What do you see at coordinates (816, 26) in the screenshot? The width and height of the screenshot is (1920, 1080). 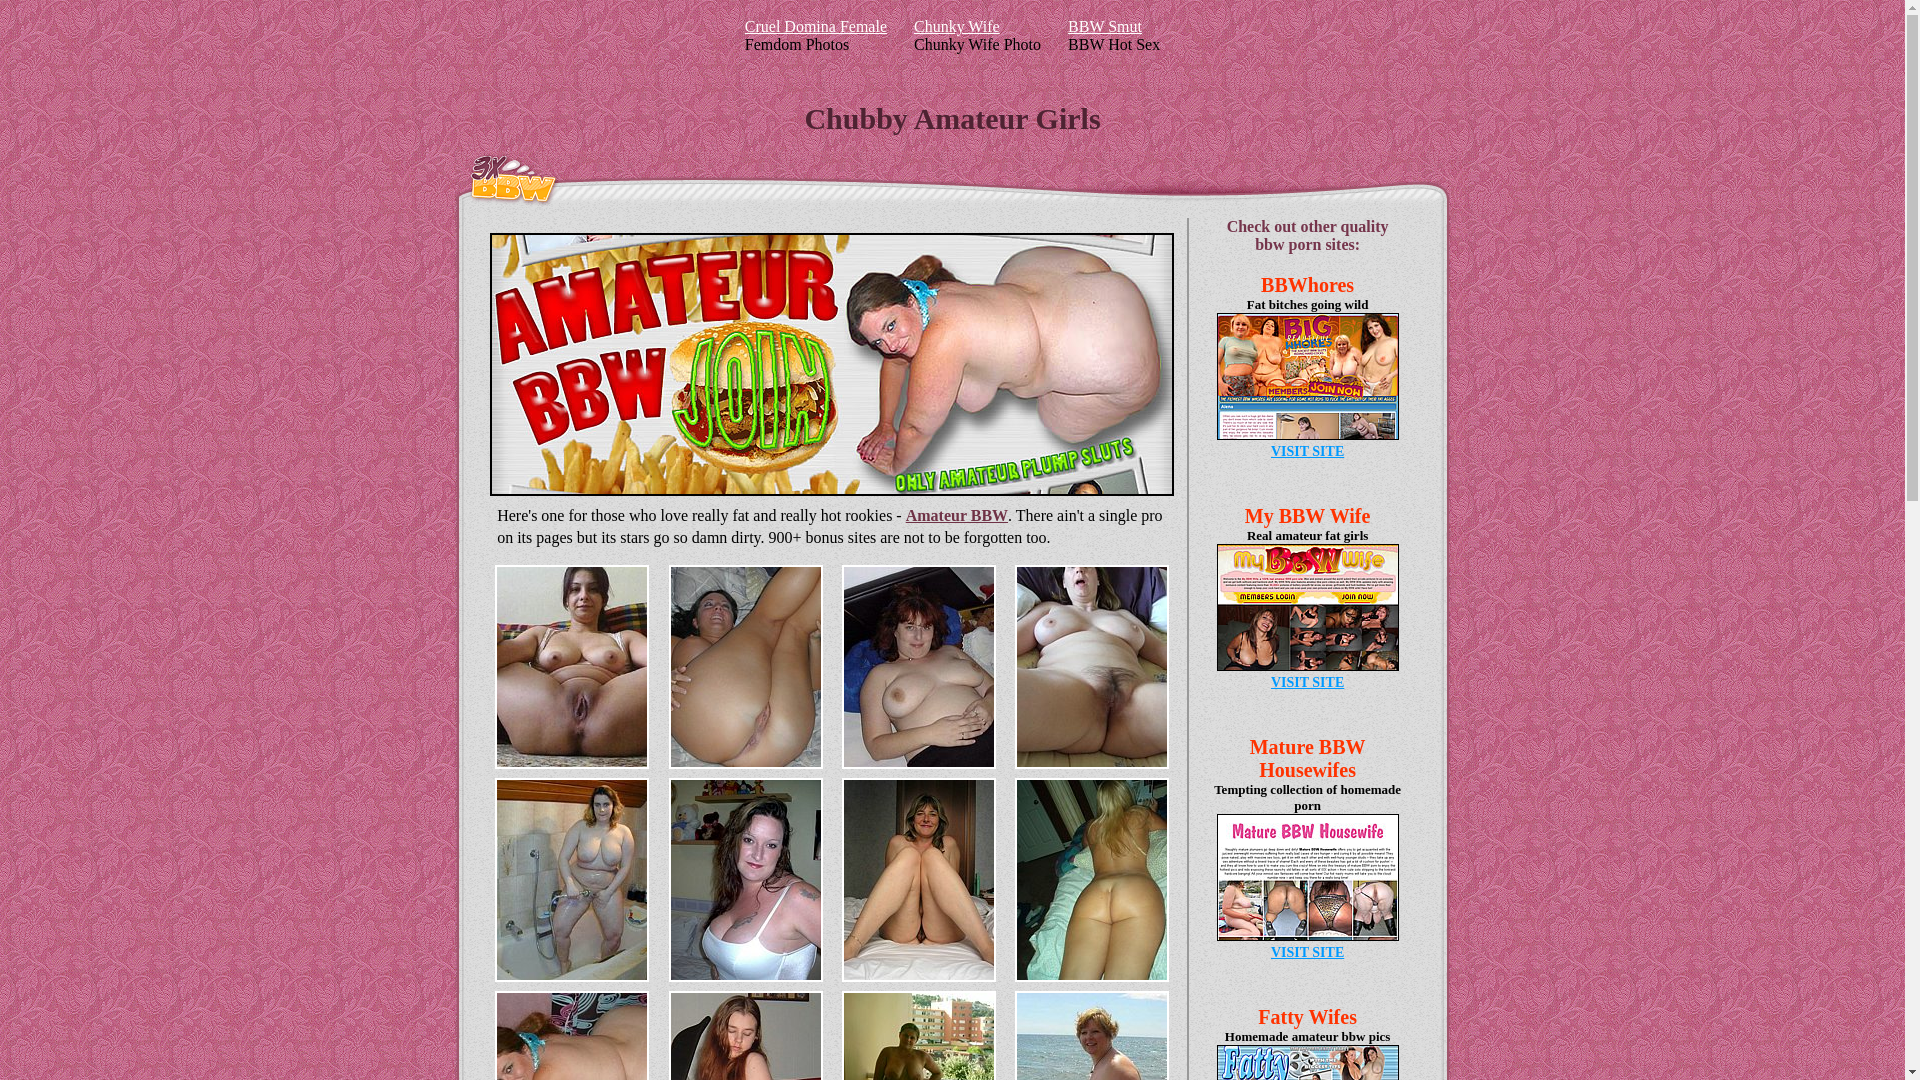 I see `'Cruel Domina Female'` at bounding box center [816, 26].